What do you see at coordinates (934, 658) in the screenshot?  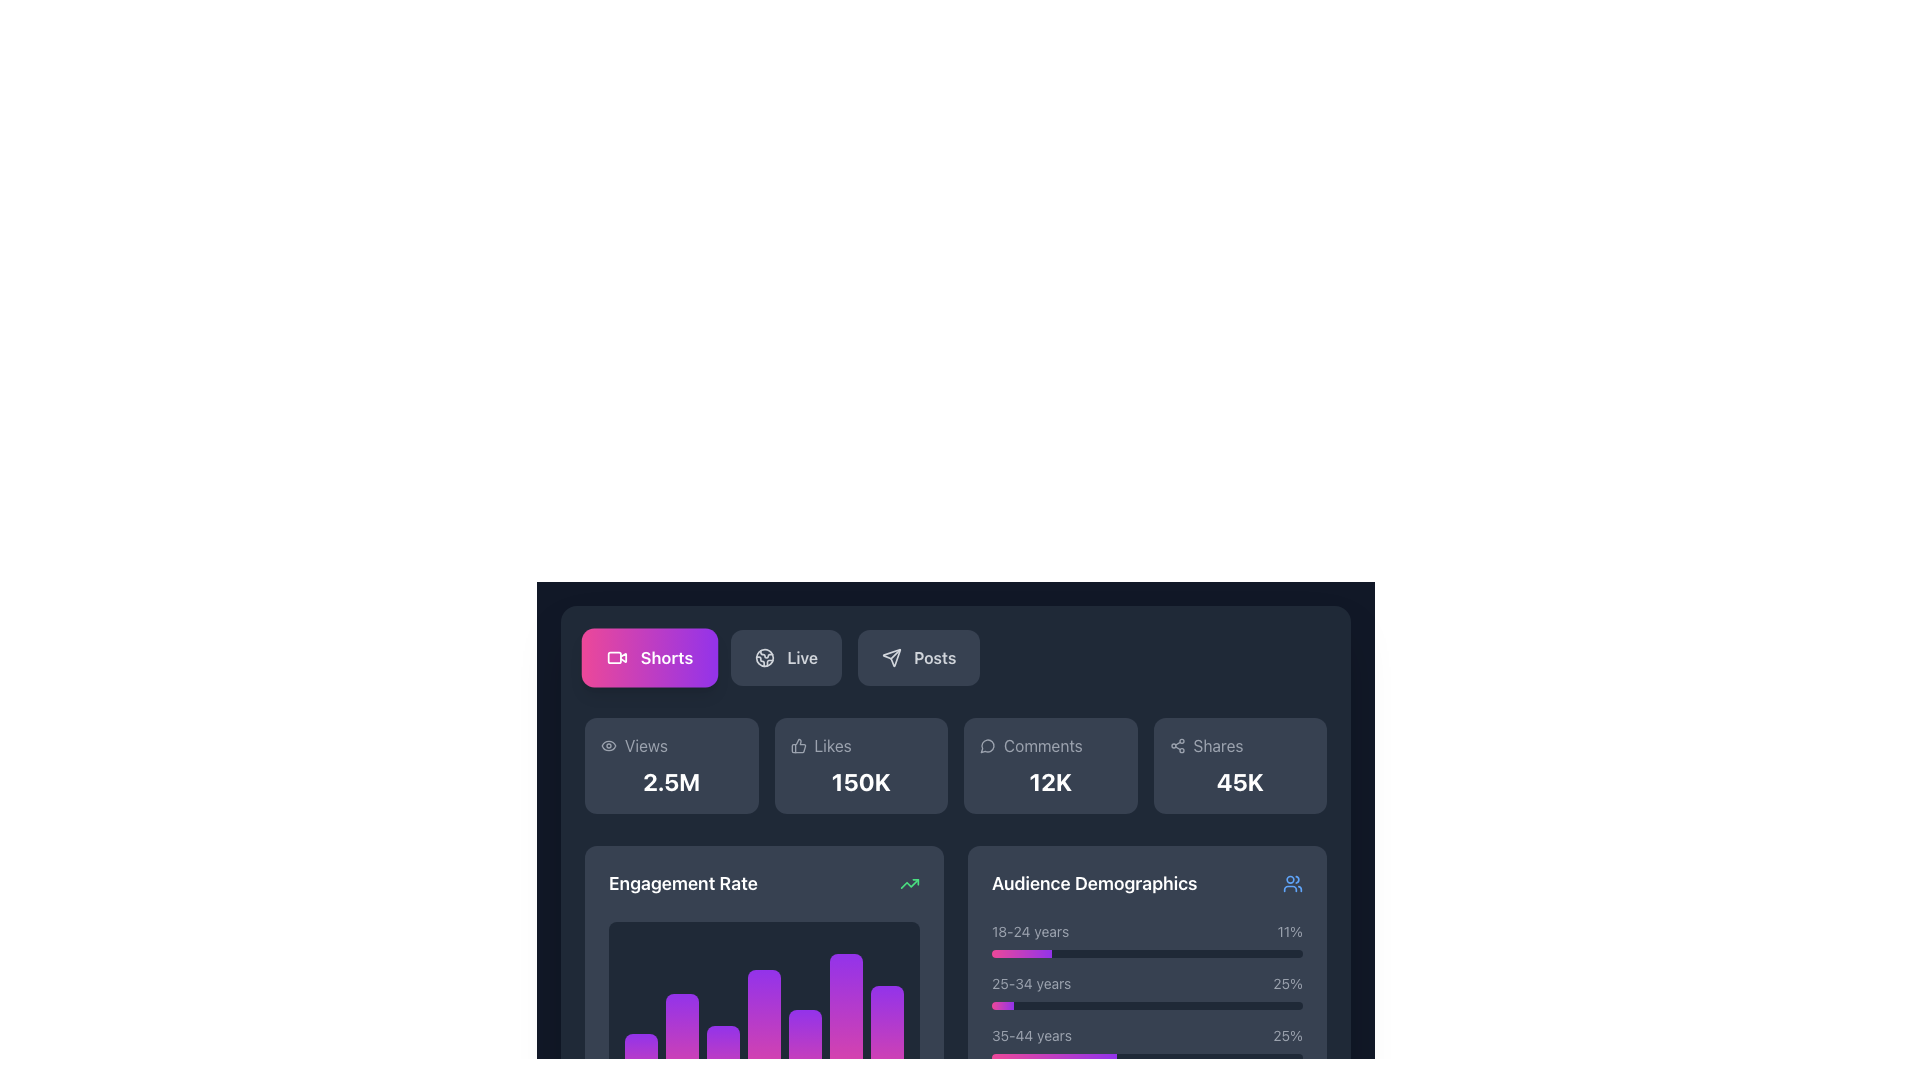 I see `the text label inside the navigation button that identifies the section related to posts, which is located on the rightmost side of a group of three buttons` at bounding box center [934, 658].